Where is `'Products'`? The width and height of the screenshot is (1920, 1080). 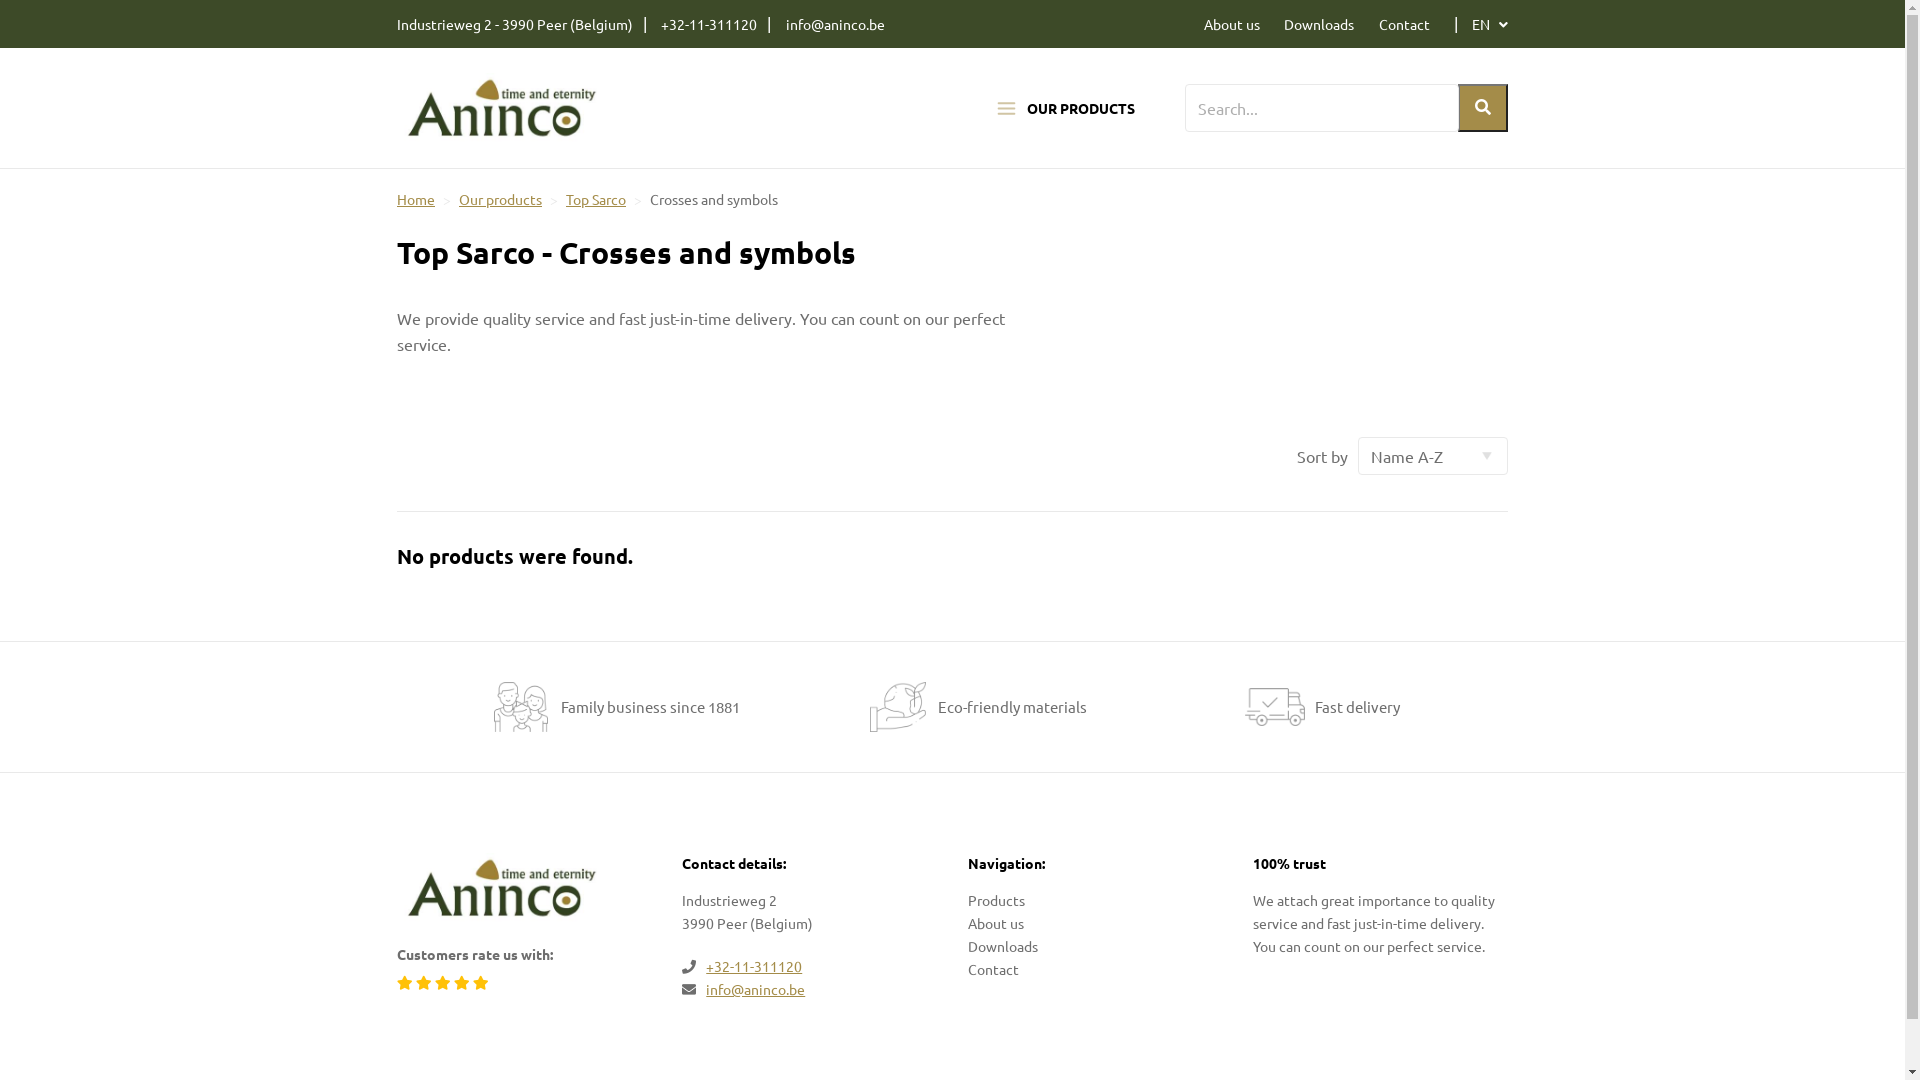
'Products' is located at coordinates (996, 898).